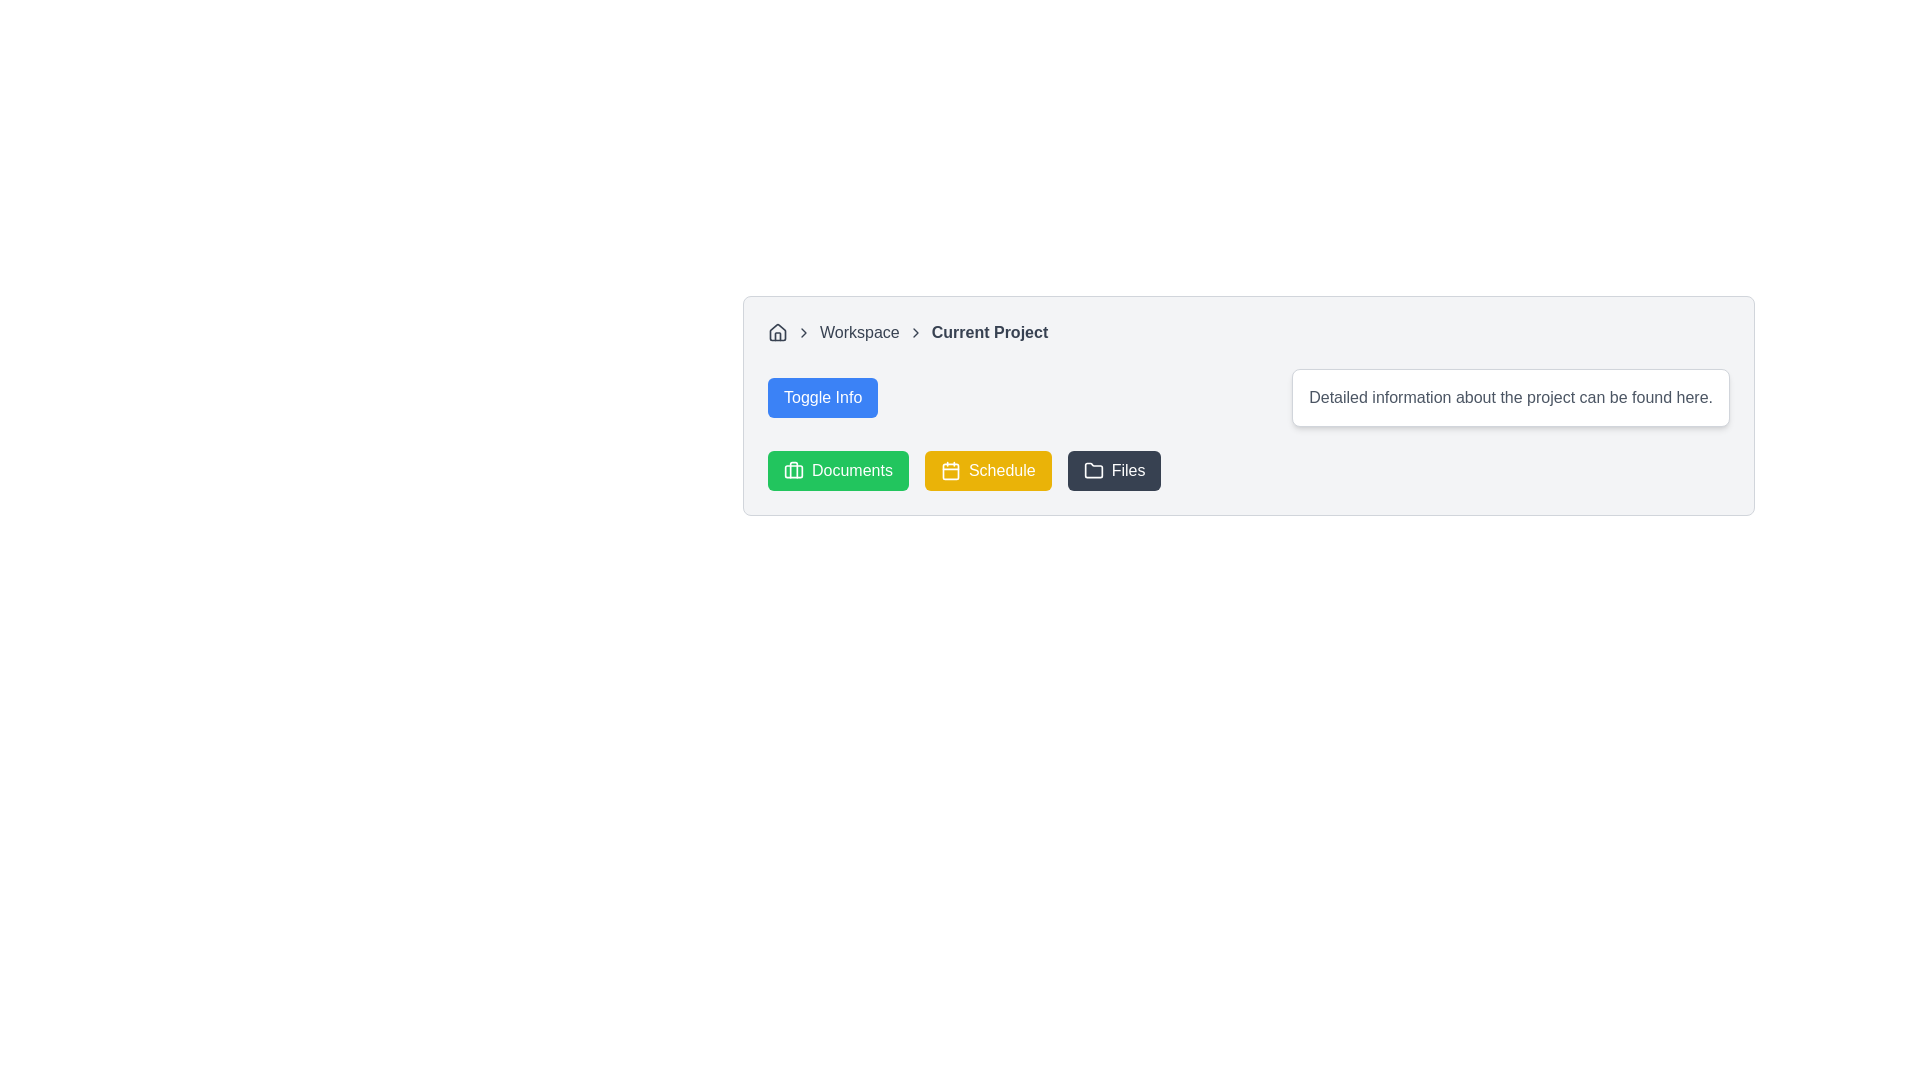 The image size is (1920, 1080). What do you see at coordinates (1092, 470) in the screenshot?
I see `the folder icon representing the 'Files' button, located at the bottom-right corner of the interface next to 'Documents' and 'Schedule'` at bounding box center [1092, 470].